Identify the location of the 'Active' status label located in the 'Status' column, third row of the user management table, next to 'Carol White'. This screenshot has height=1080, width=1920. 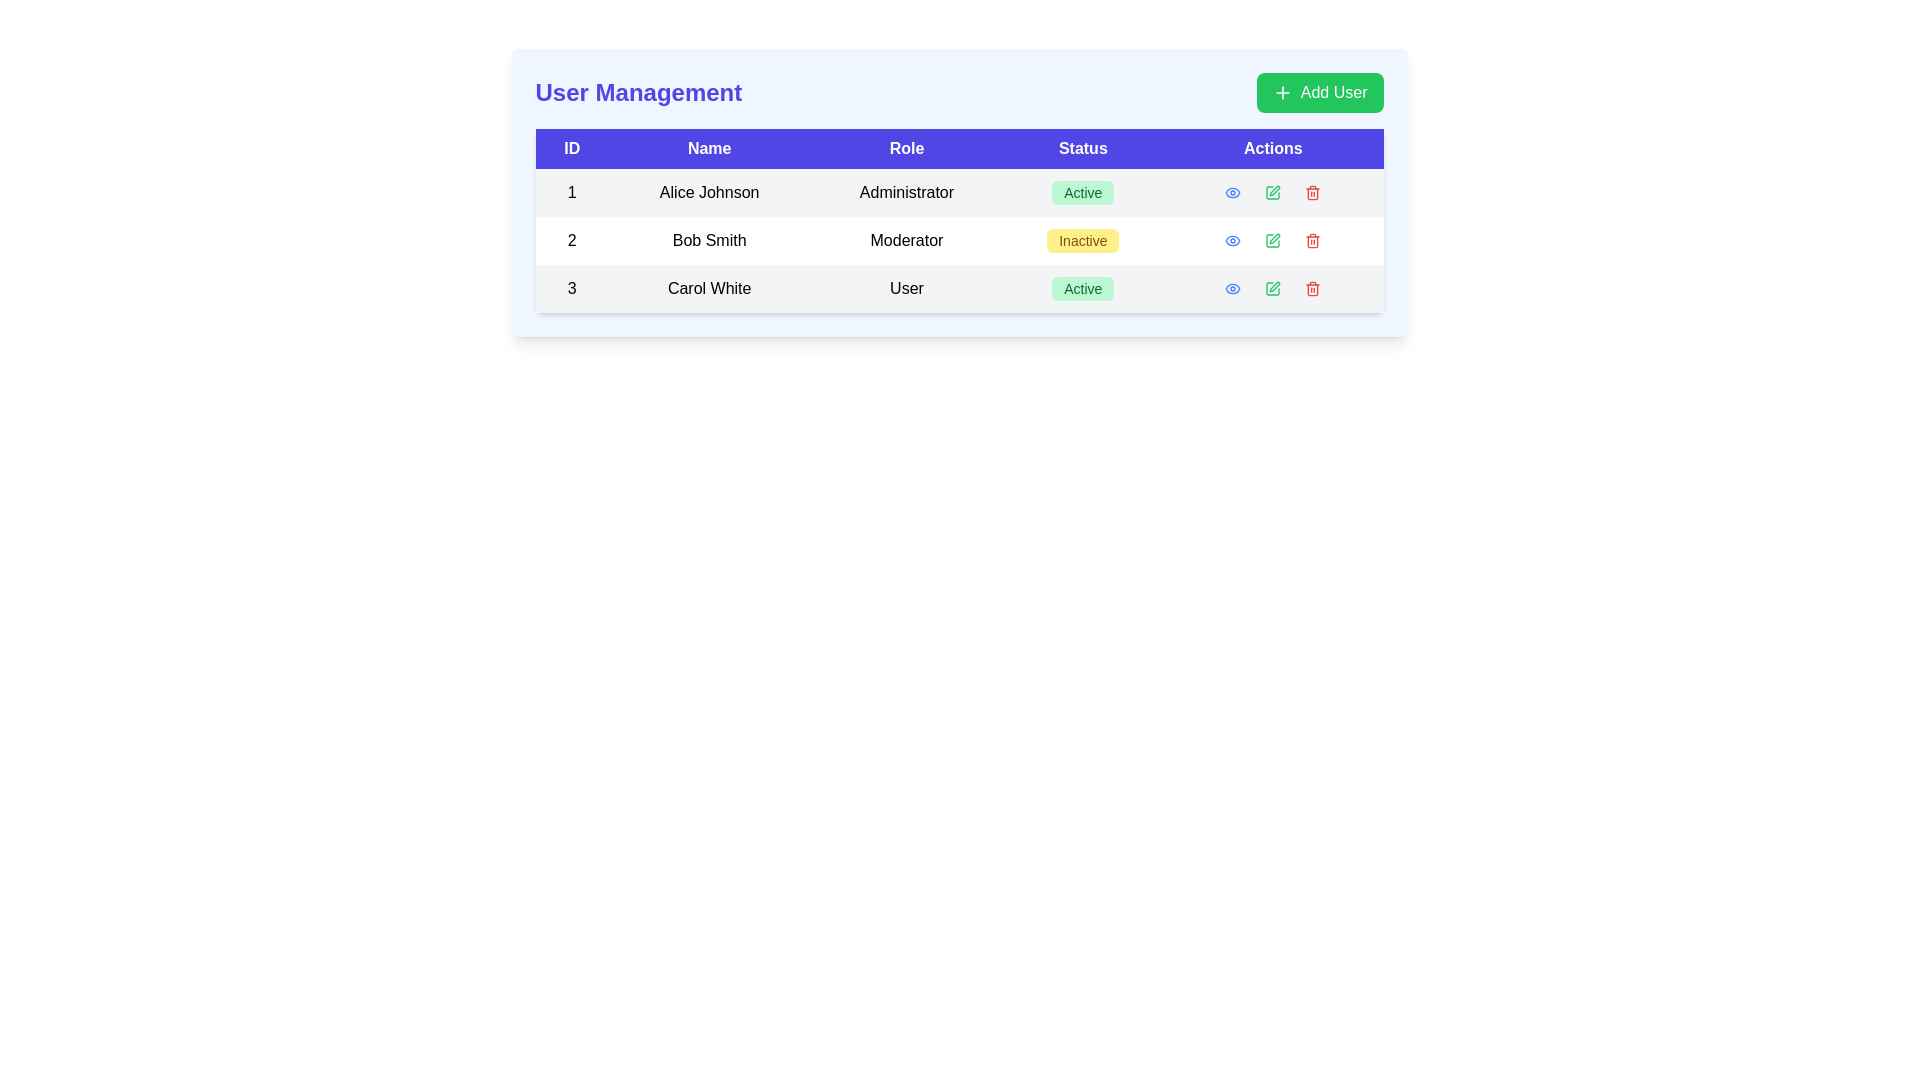
(1082, 289).